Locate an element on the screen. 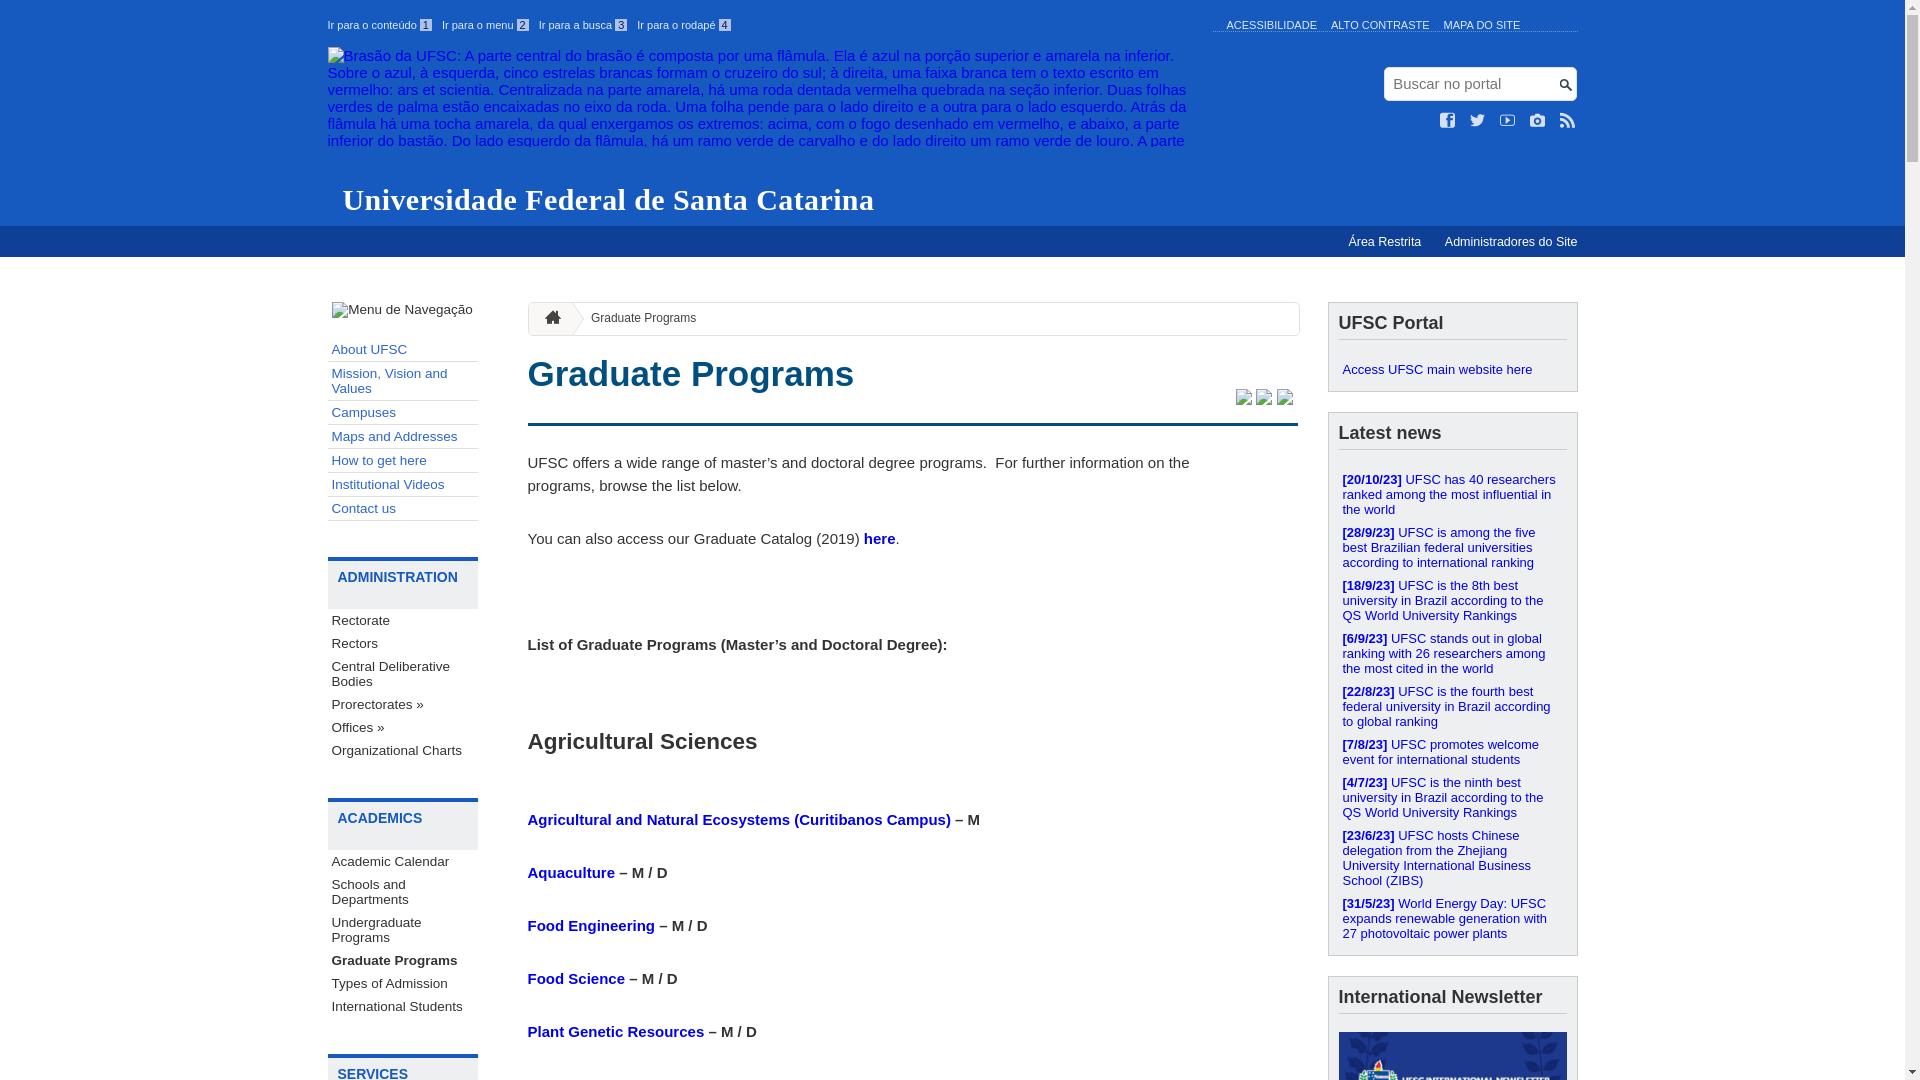  'Administradores do Site' is located at coordinates (1511, 241).